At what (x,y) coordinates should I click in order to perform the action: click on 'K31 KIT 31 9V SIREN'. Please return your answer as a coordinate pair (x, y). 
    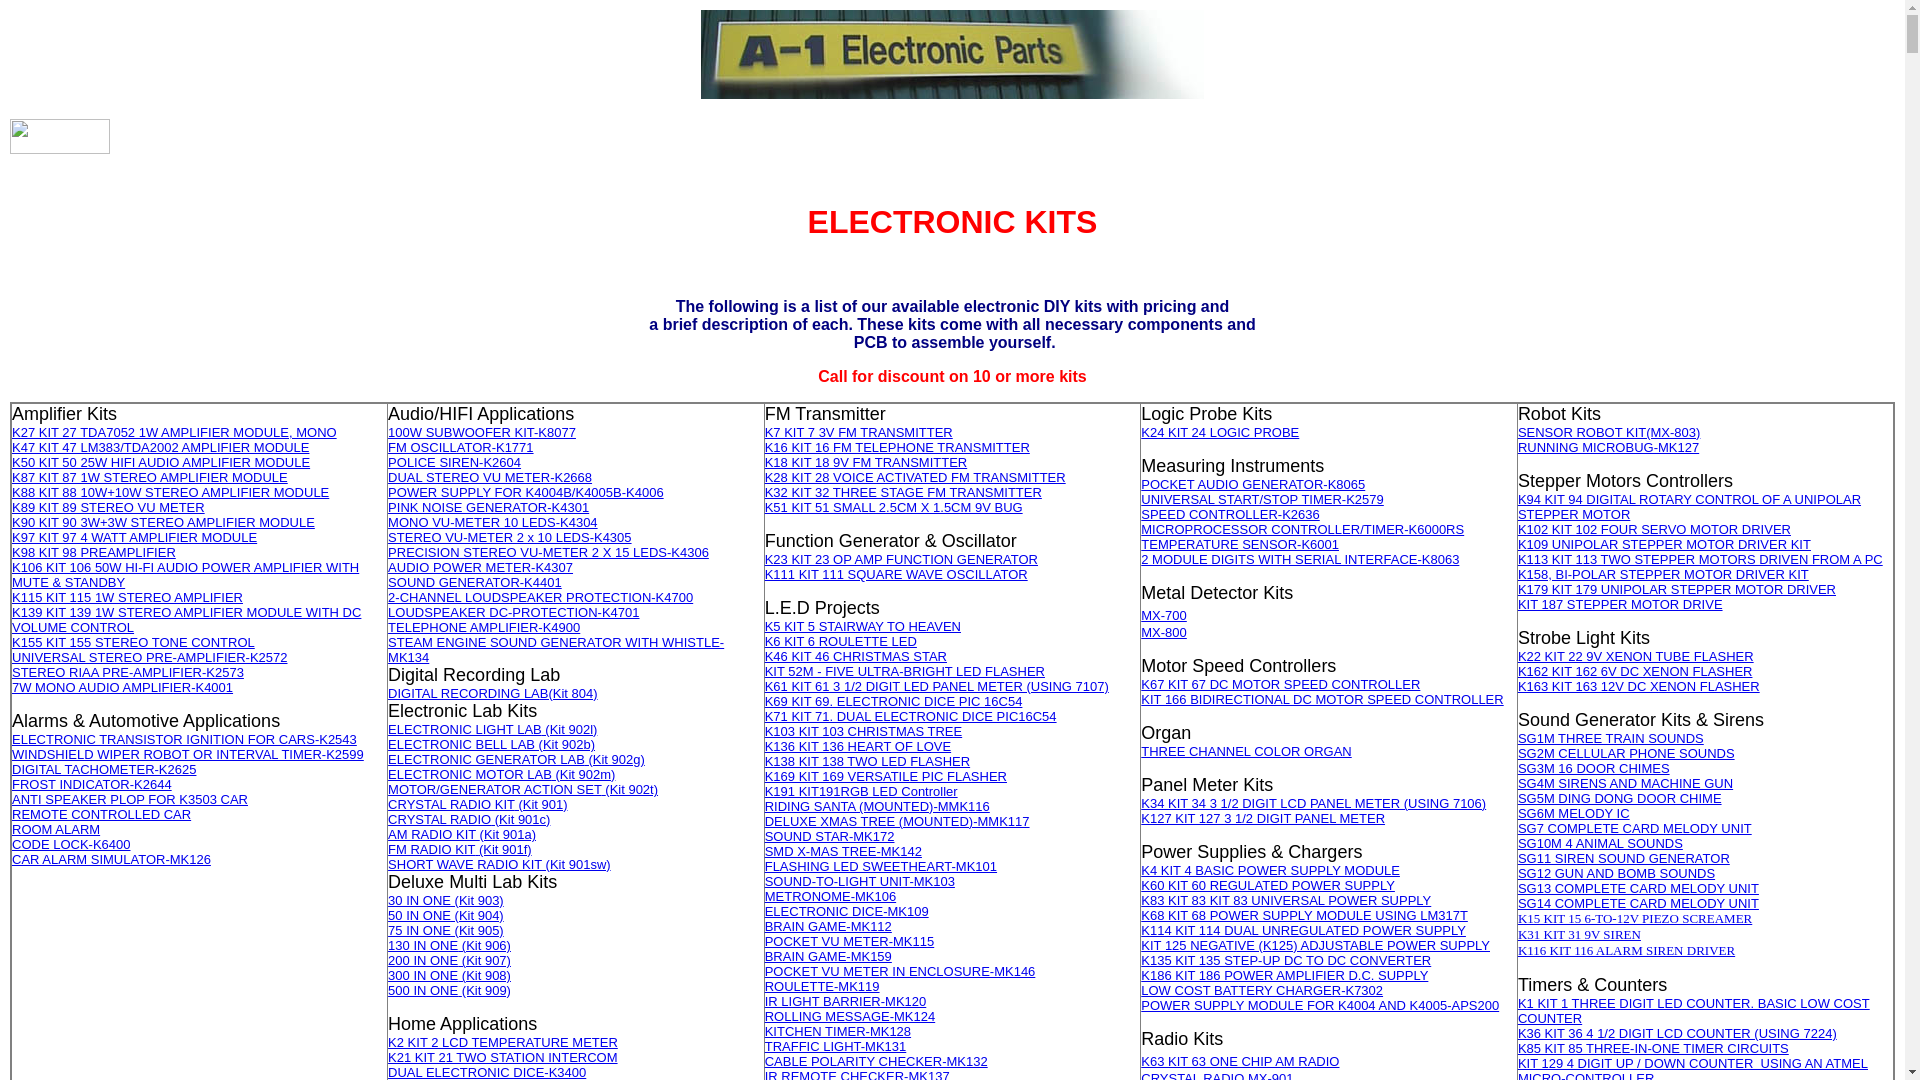
    Looking at the image, I should click on (1578, 934).